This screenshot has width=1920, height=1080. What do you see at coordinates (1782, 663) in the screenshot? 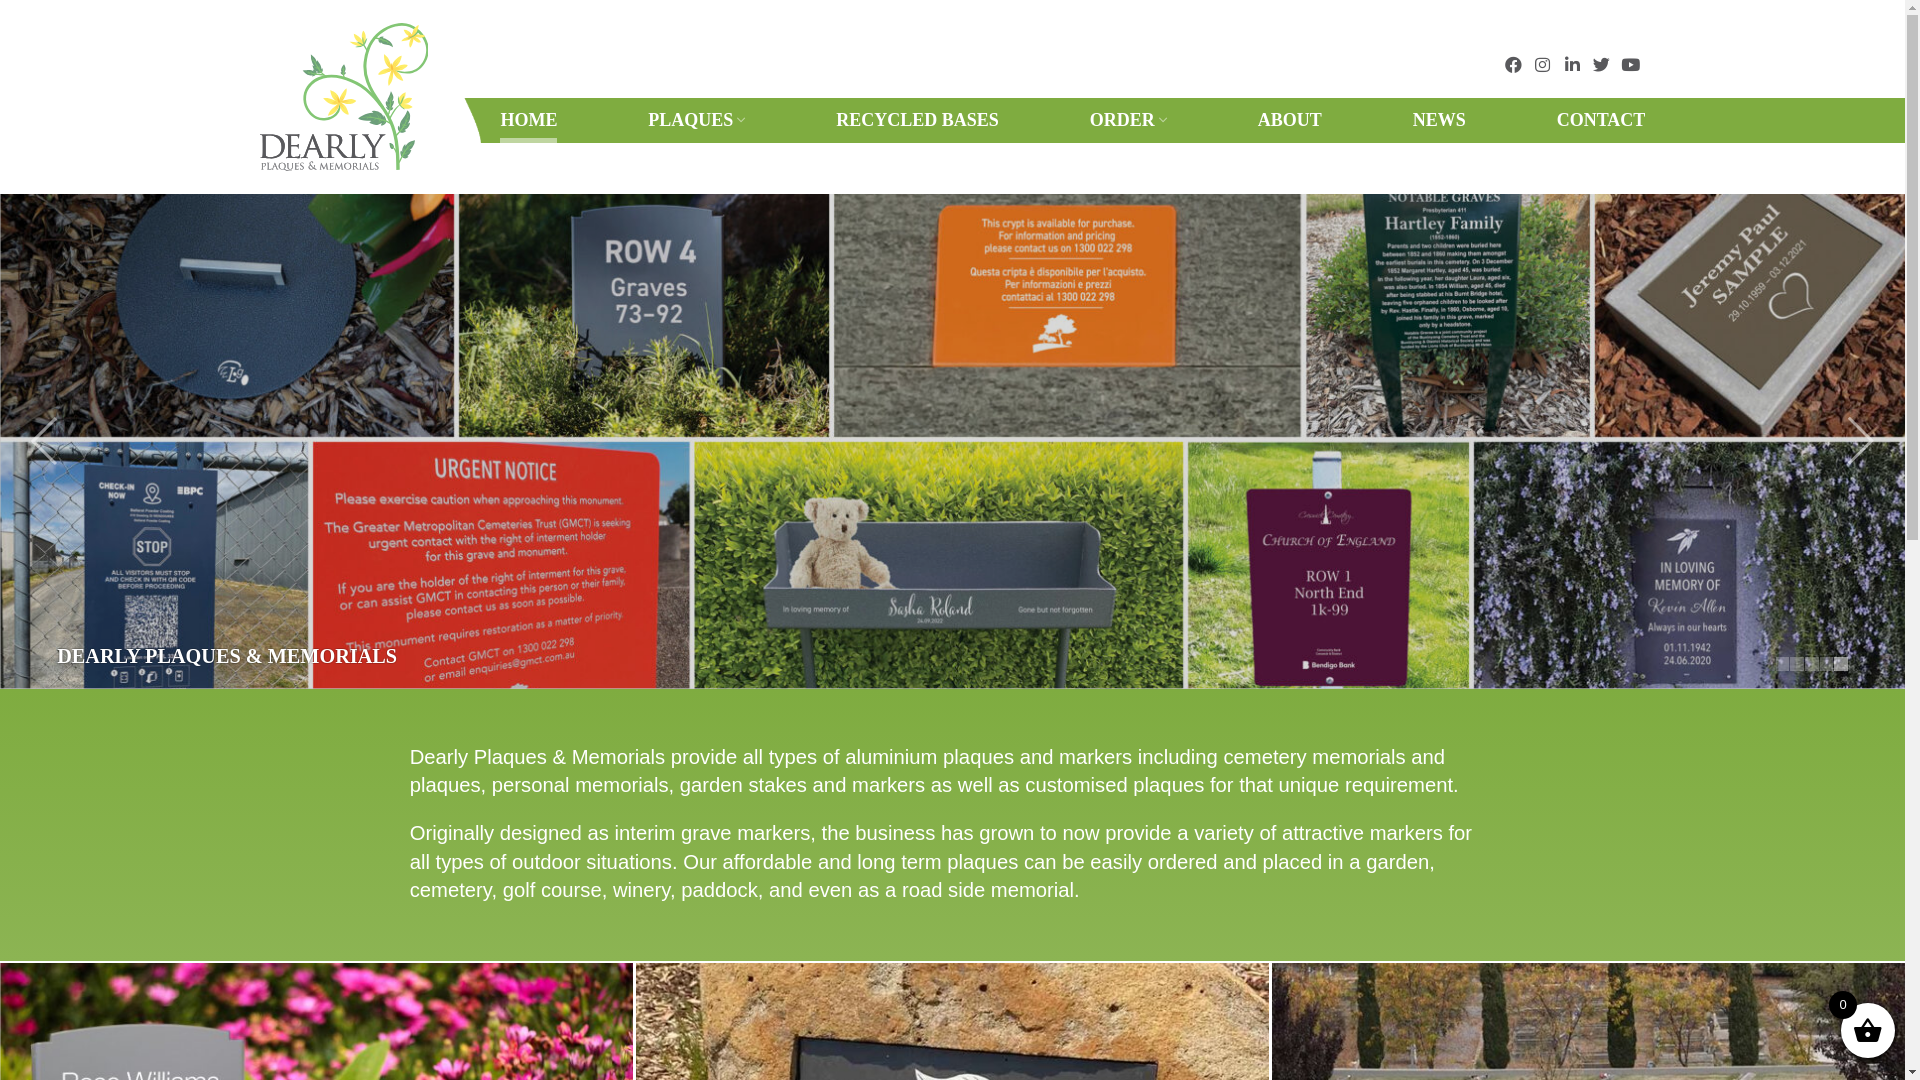
I see `'1'` at bounding box center [1782, 663].